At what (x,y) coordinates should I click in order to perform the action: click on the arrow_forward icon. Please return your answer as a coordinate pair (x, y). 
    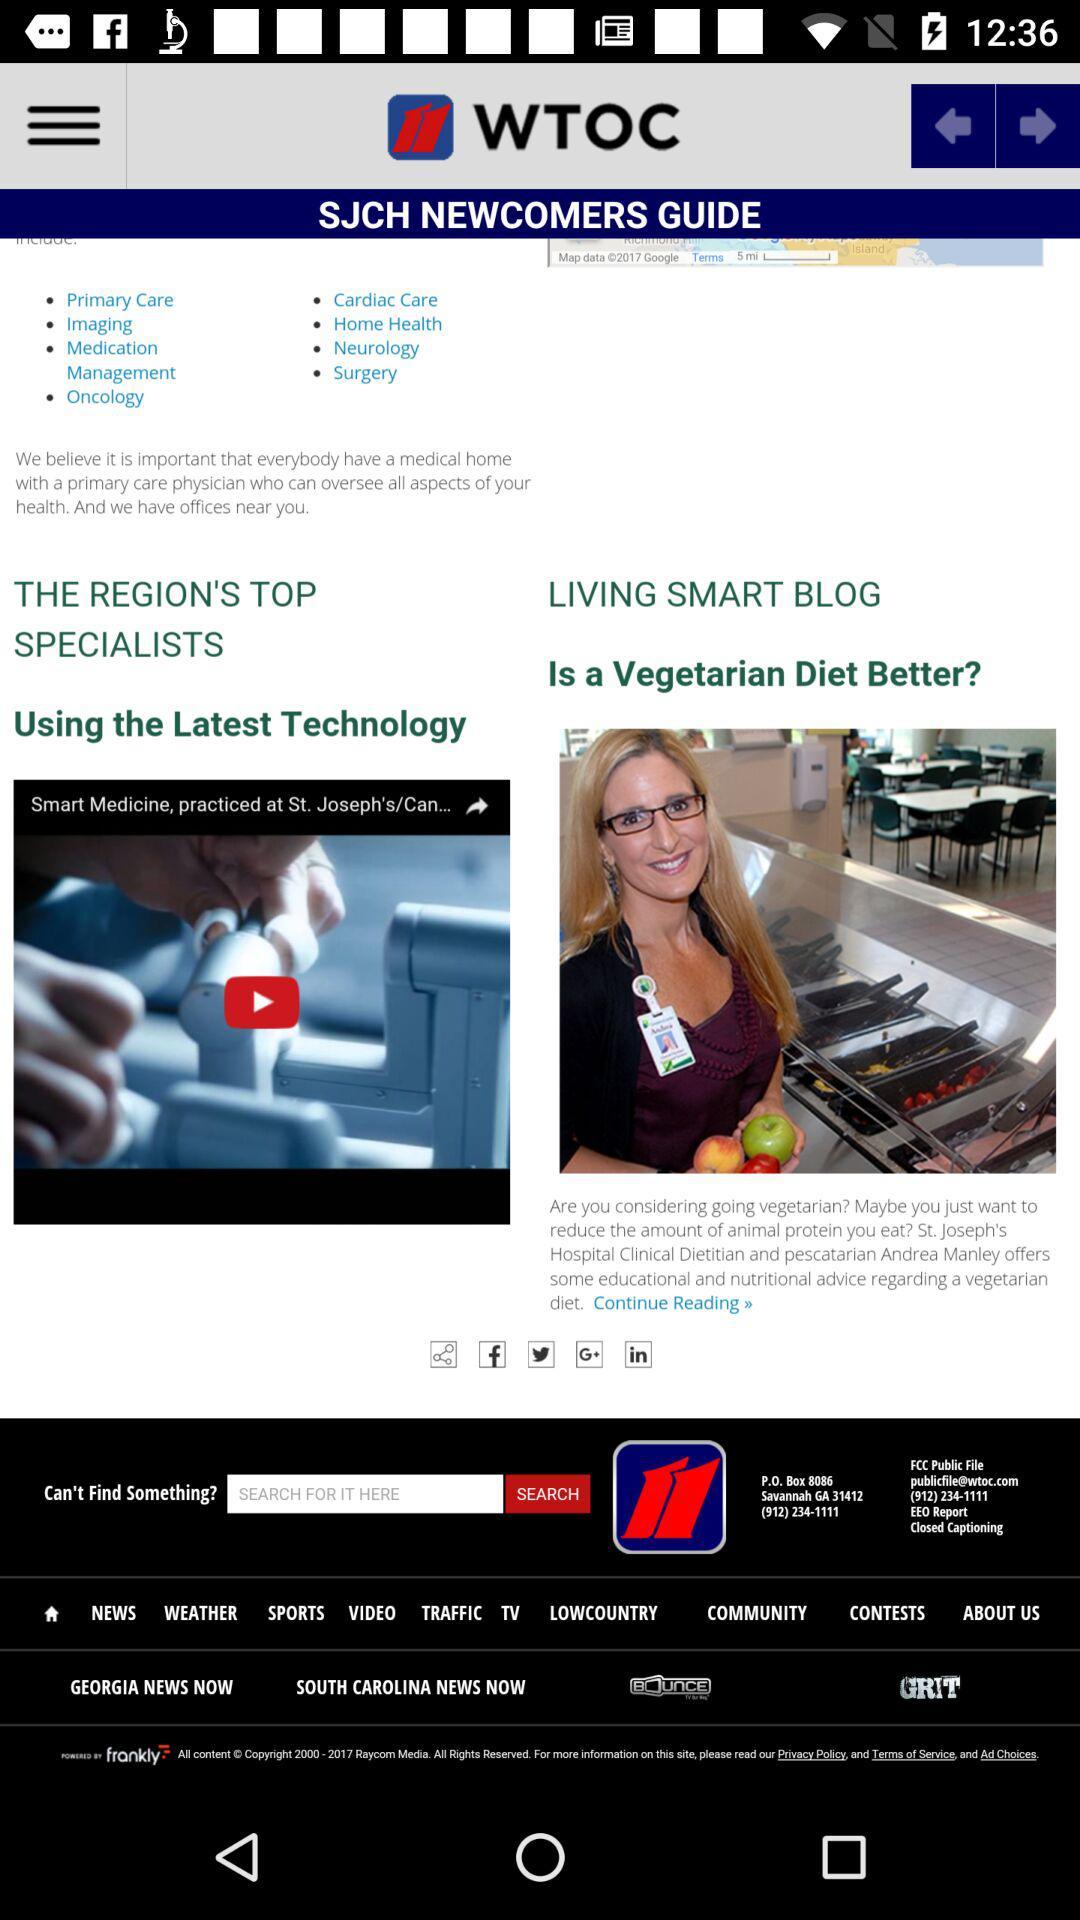
    Looking at the image, I should click on (1036, 124).